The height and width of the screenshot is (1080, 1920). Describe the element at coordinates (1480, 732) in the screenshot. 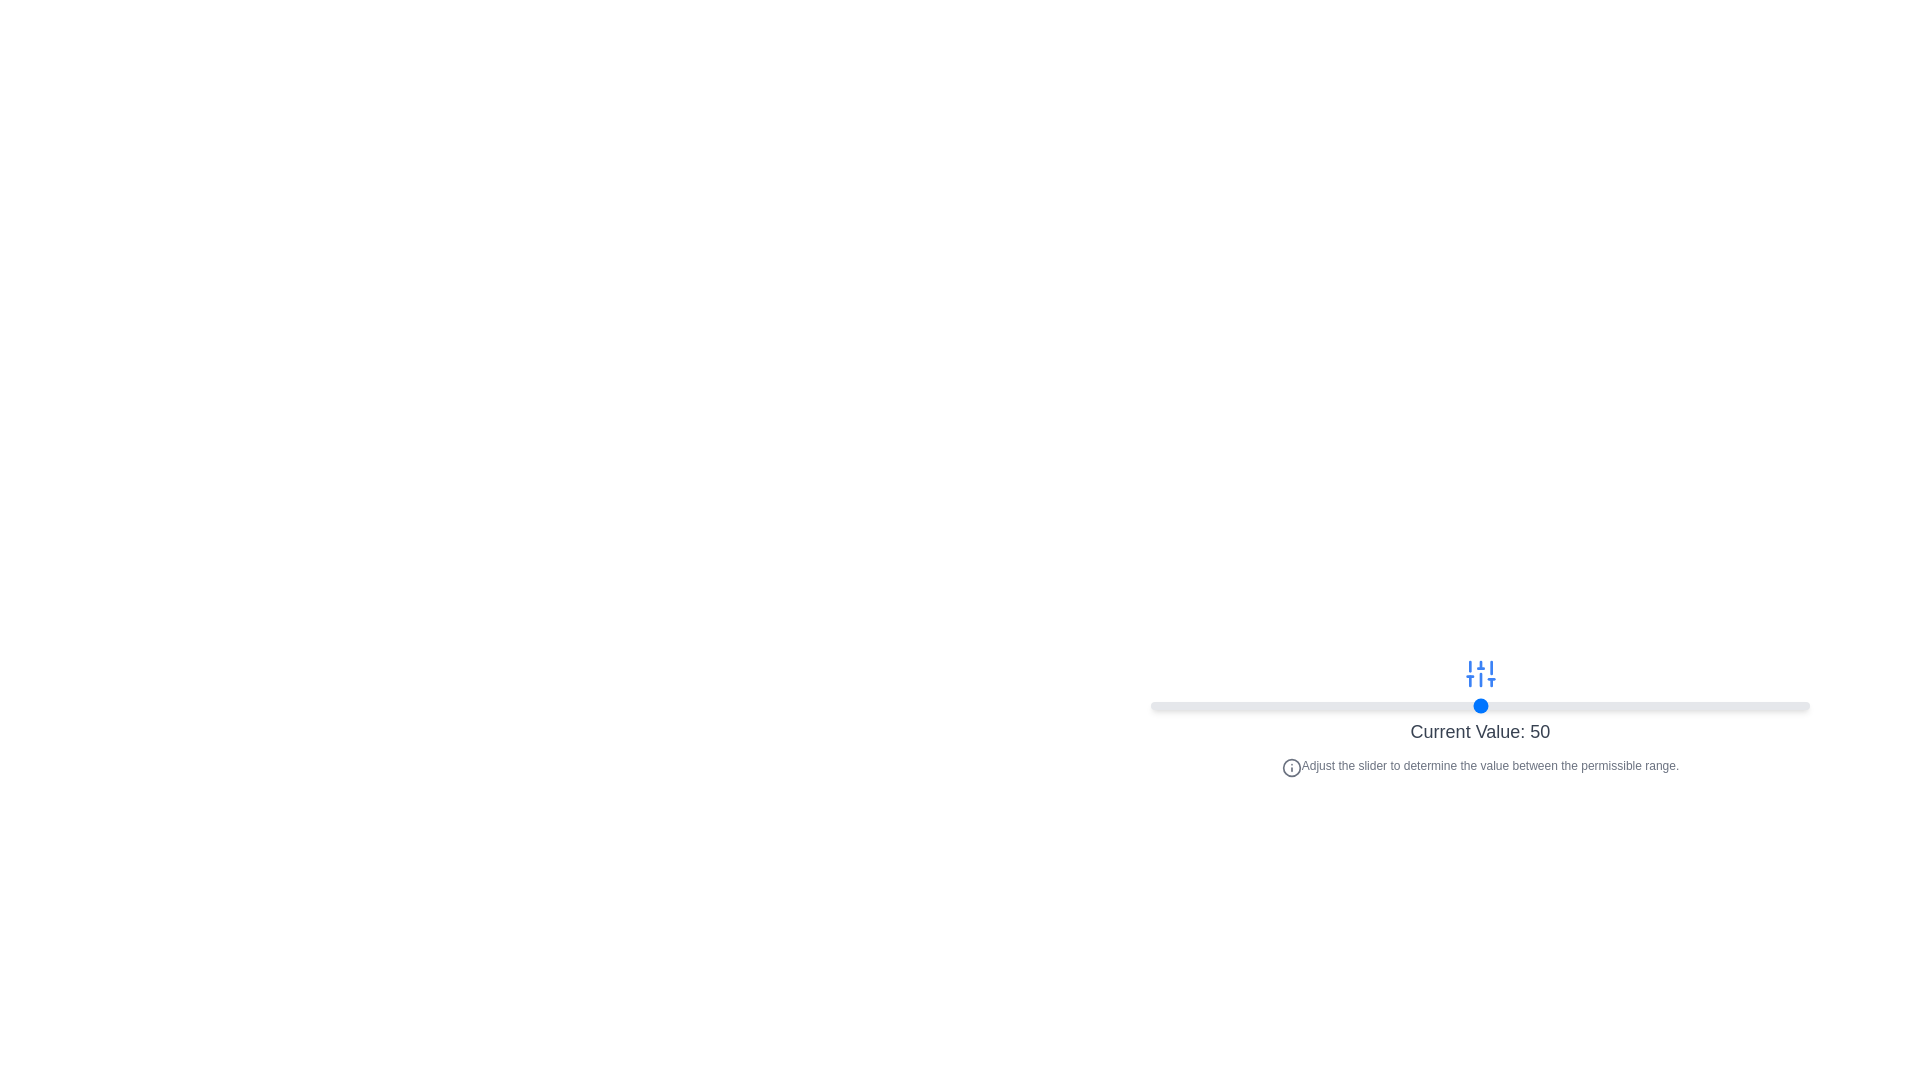

I see `the text label displaying 'Current Value: 50', which is positioned below the slider component and serves as the primary textual indicator` at that location.